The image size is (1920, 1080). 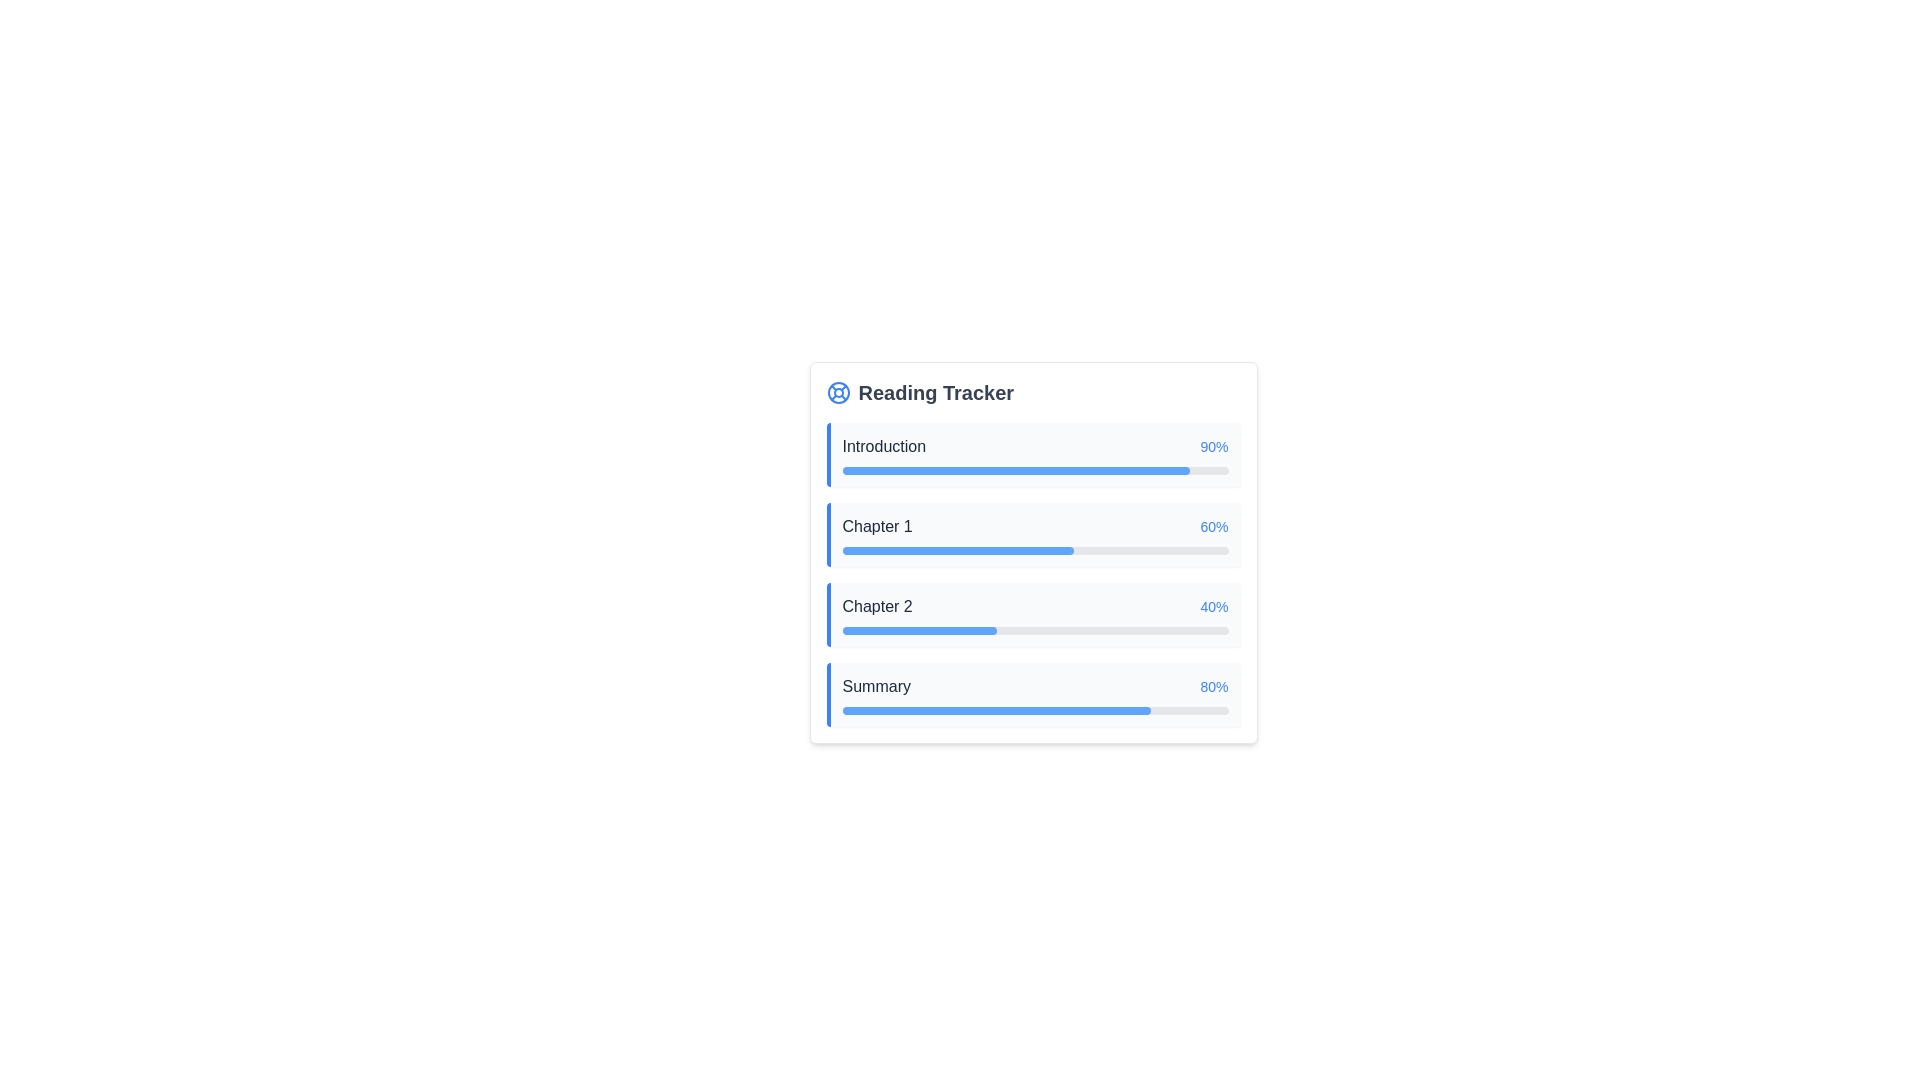 What do you see at coordinates (1035, 551) in the screenshot?
I see `the horizontal progress bar indicating 60% progress located in the reading tracker section under the heading 'Chapter 1', aligned vertically below the text label '60%'` at bounding box center [1035, 551].